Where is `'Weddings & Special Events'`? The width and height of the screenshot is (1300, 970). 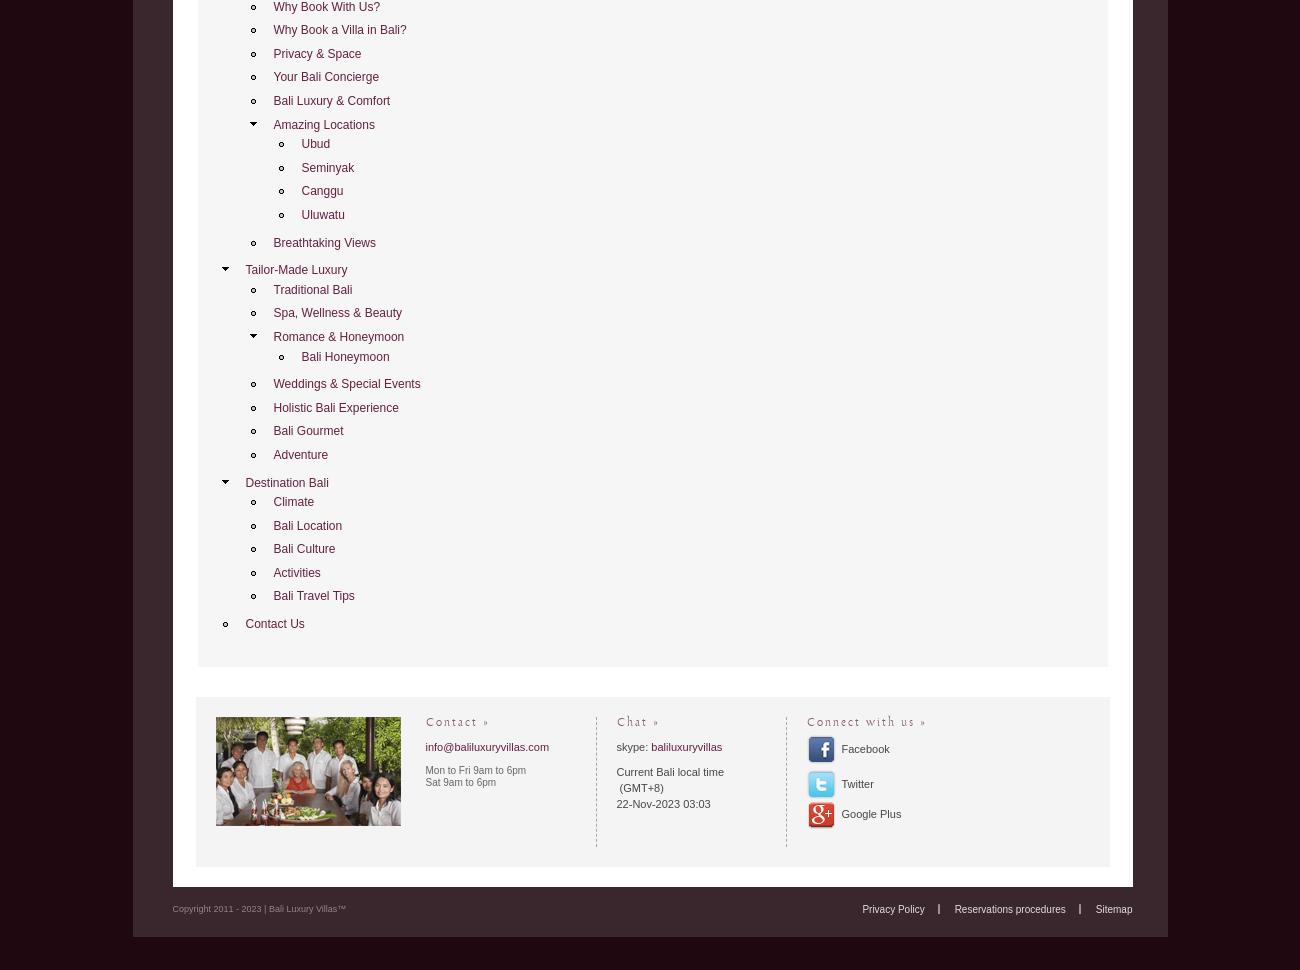 'Weddings & Special Events' is located at coordinates (345, 383).